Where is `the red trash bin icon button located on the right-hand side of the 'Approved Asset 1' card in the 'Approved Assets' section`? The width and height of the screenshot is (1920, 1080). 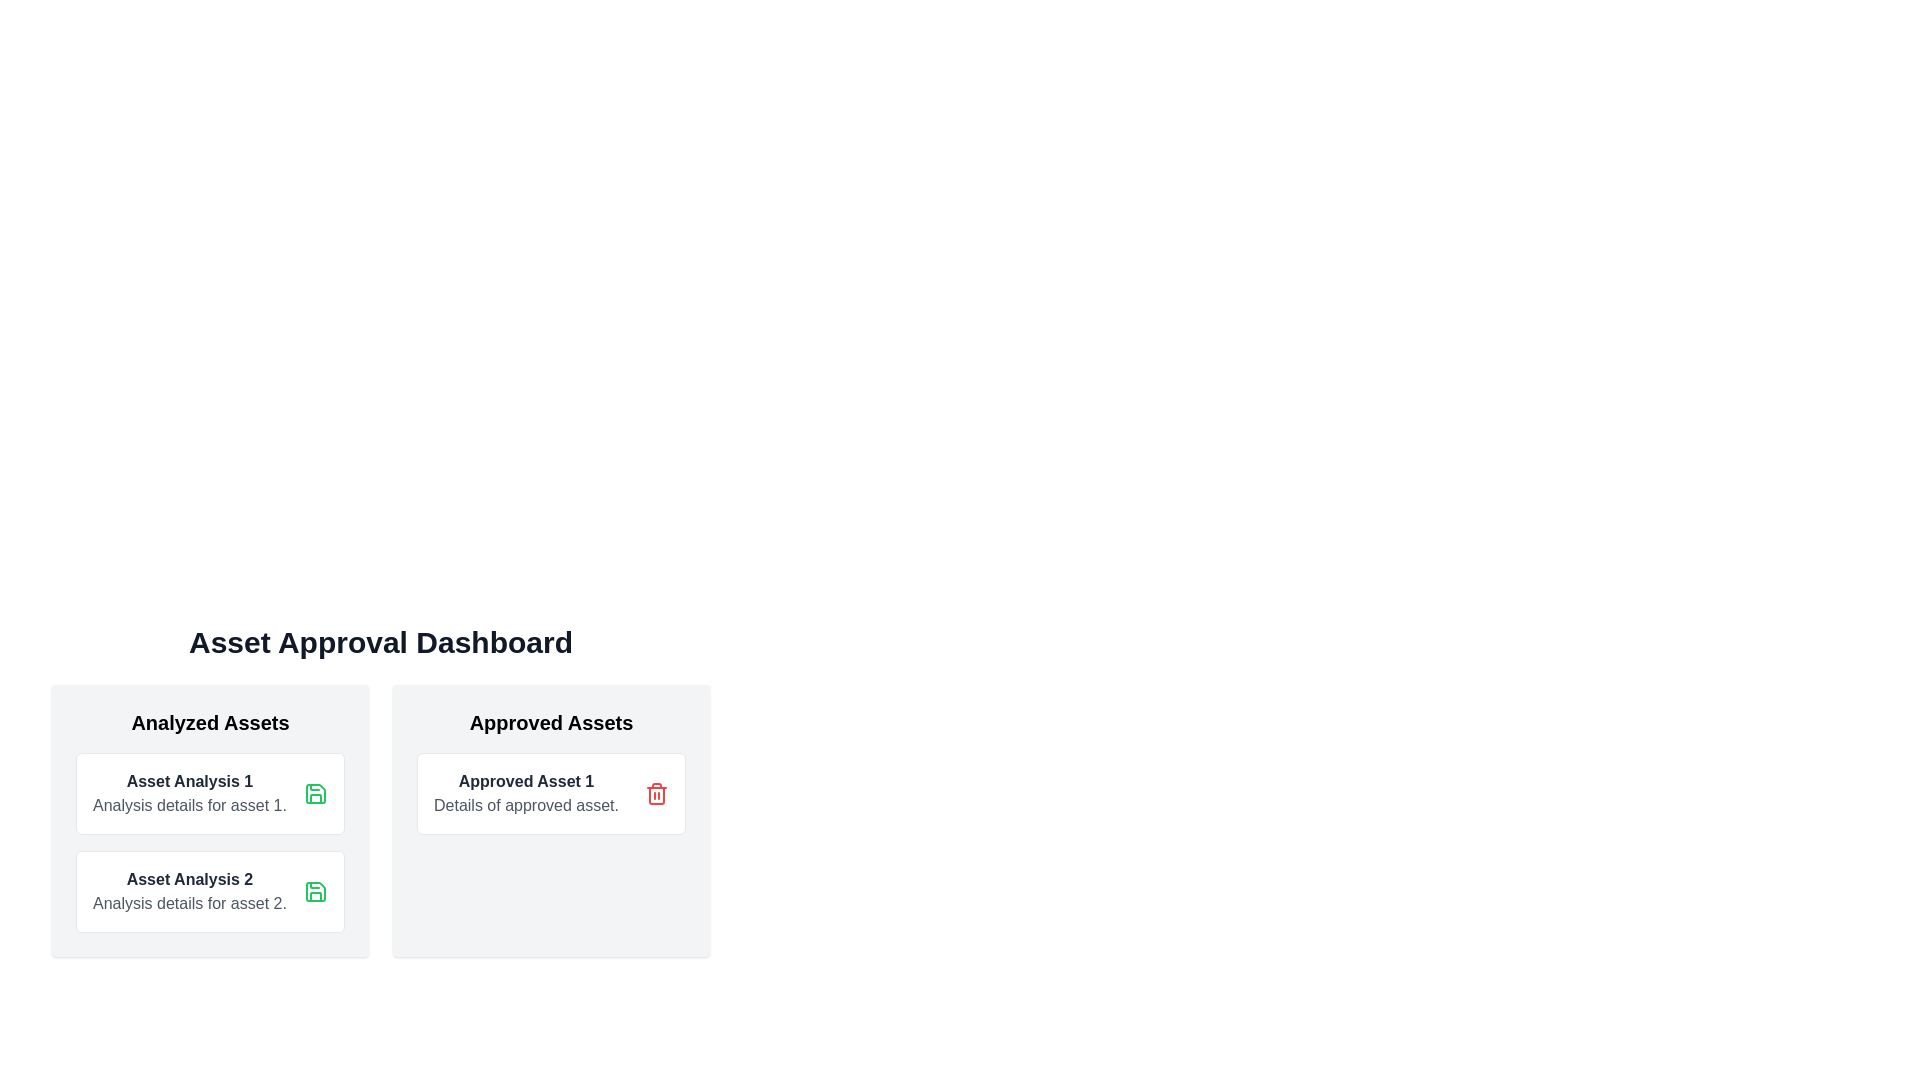
the red trash bin icon button located on the right-hand side of the 'Approved Asset 1' card in the 'Approved Assets' section is located at coordinates (657, 793).